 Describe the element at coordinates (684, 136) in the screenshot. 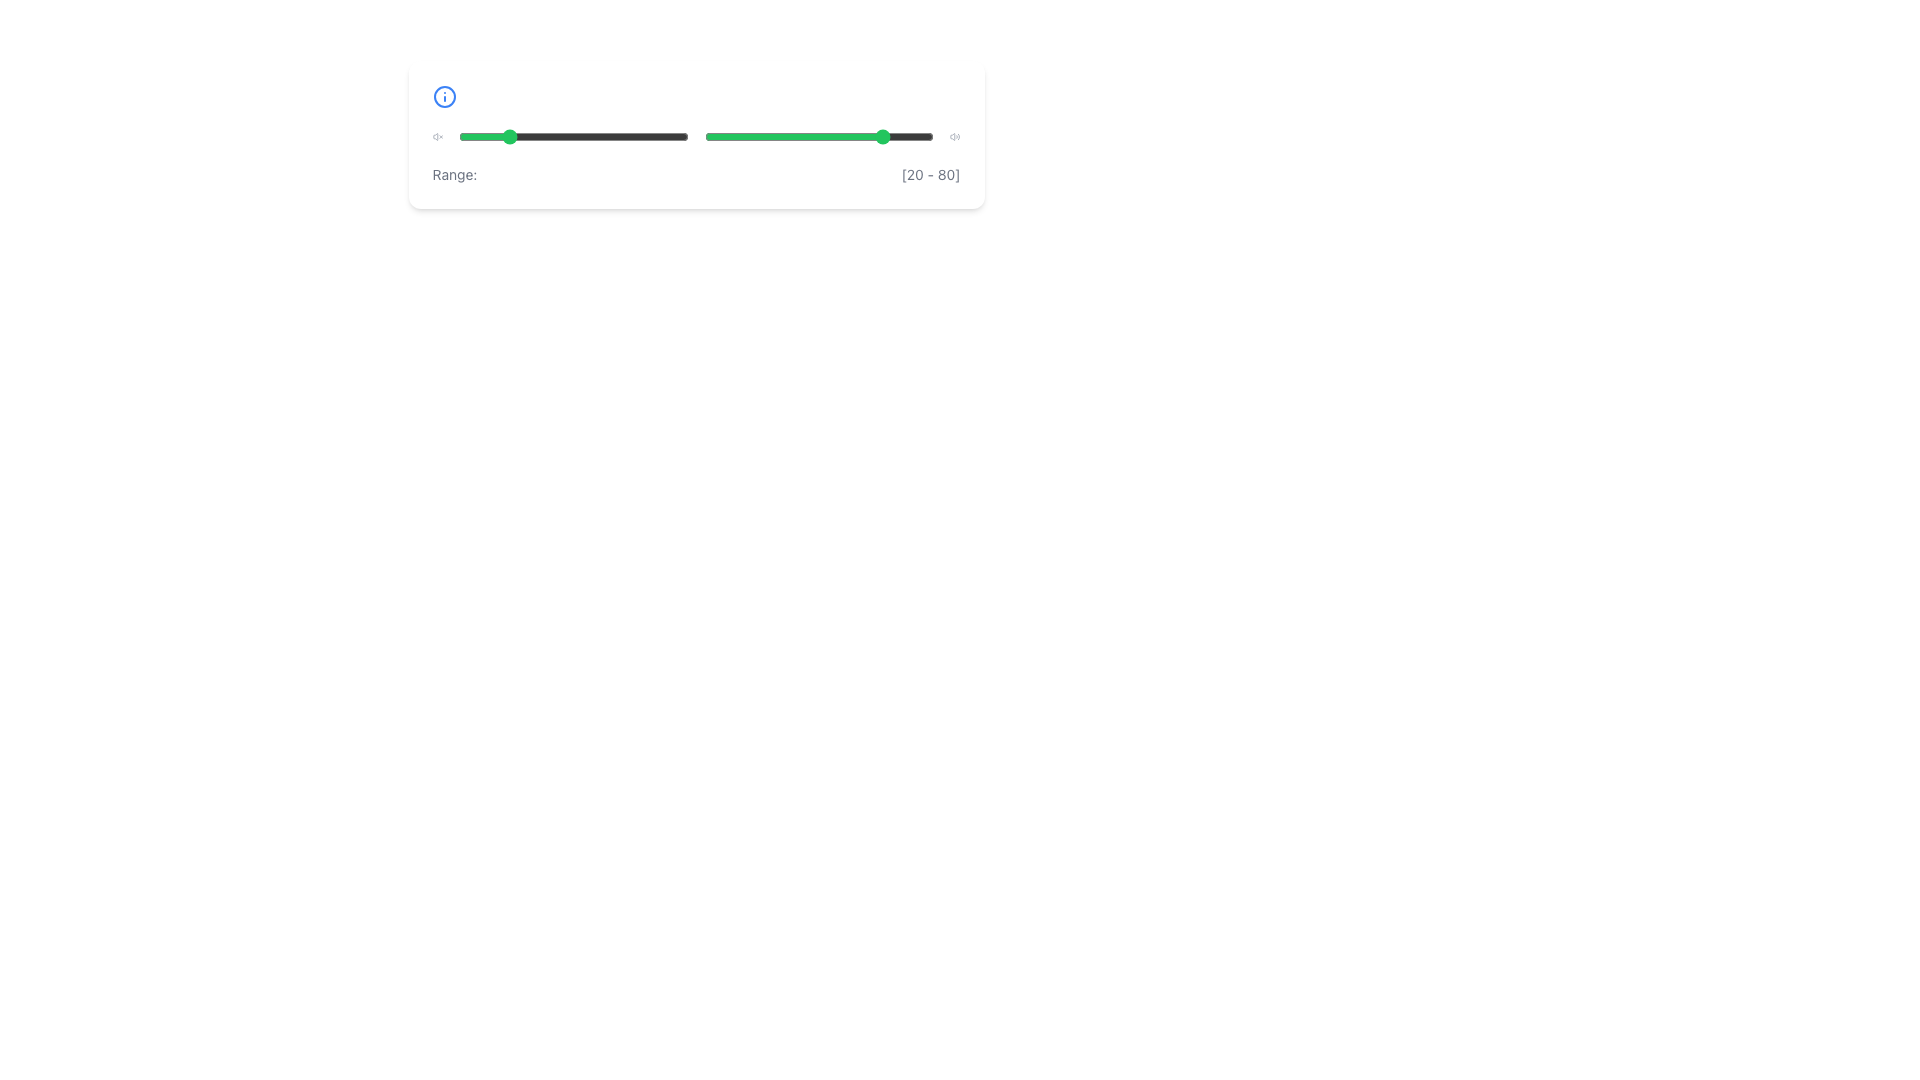

I see `the slider` at that location.